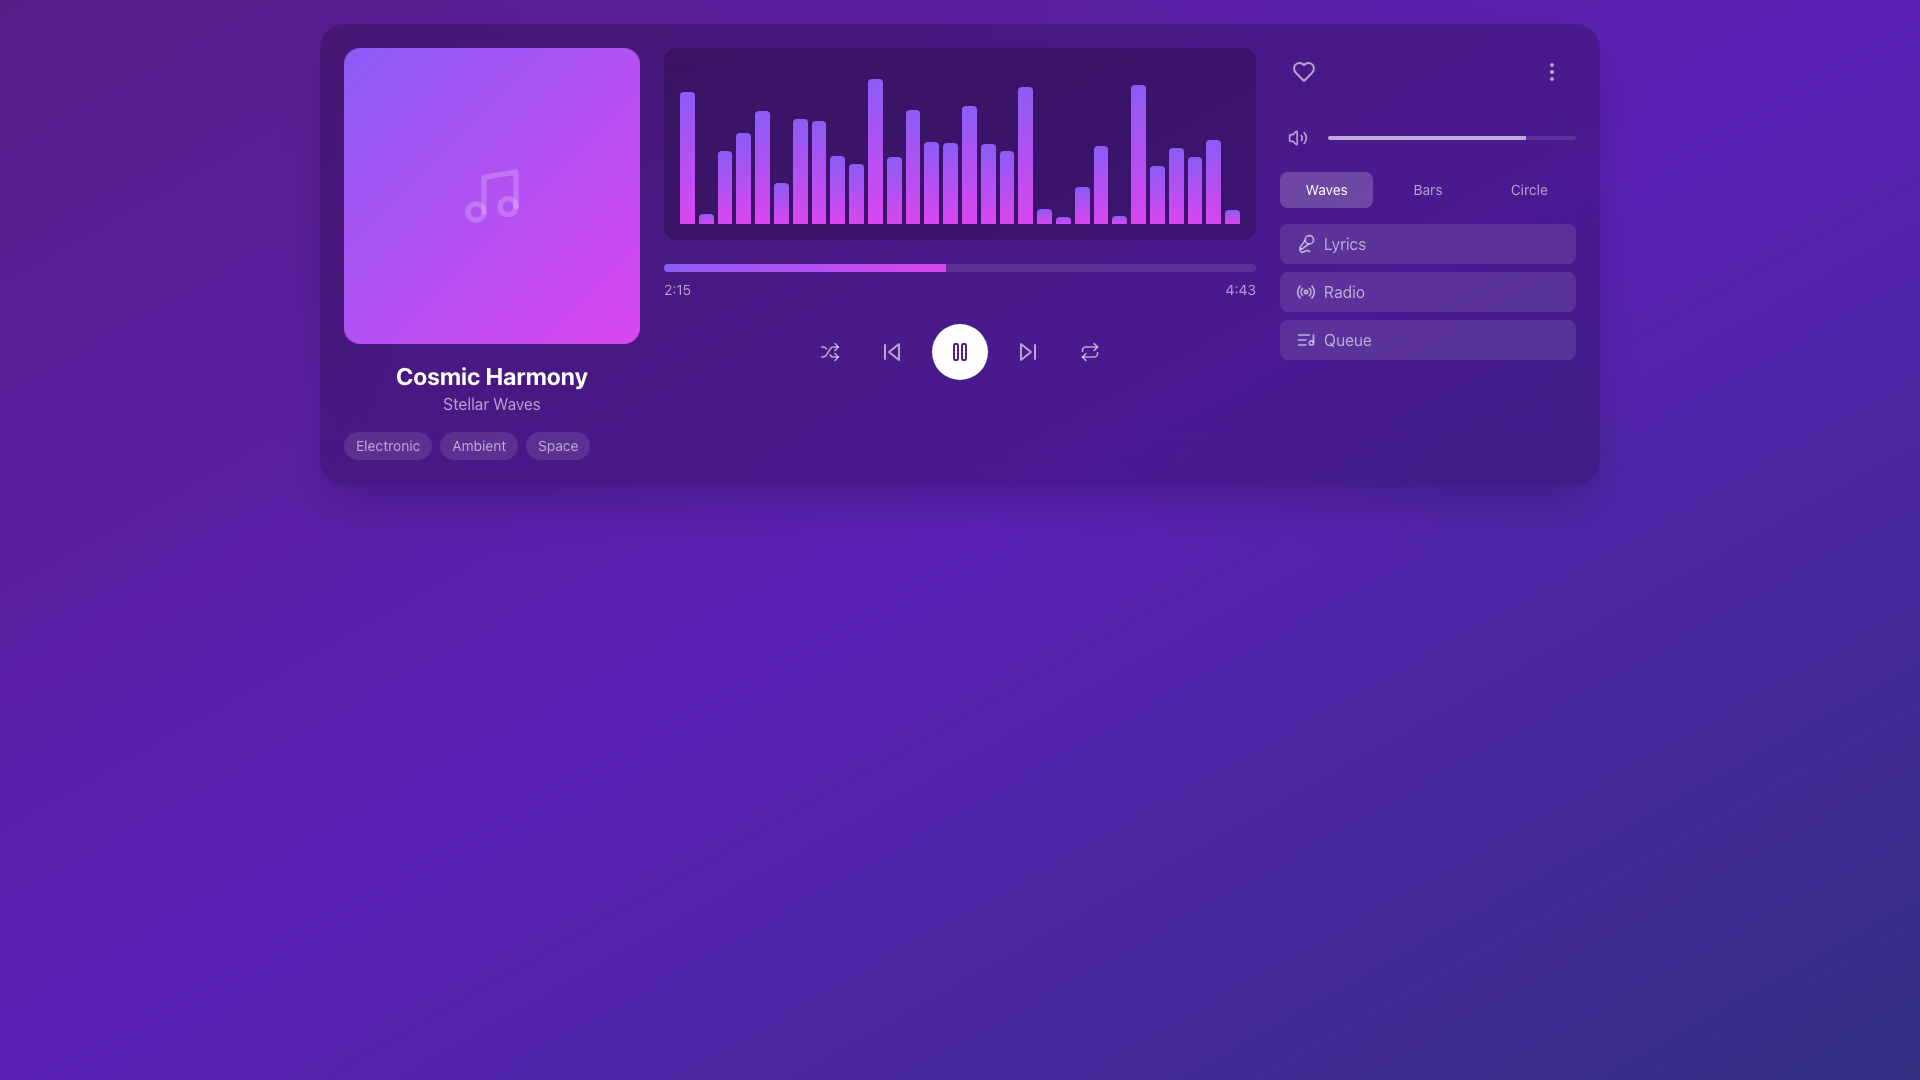  What do you see at coordinates (1345, 242) in the screenshot?
I see `text label "Lyrics" located within the button-like region in the right section of the interface, specifically the second element in the vertical stack of buttons` at bounding box center [1345, 242].